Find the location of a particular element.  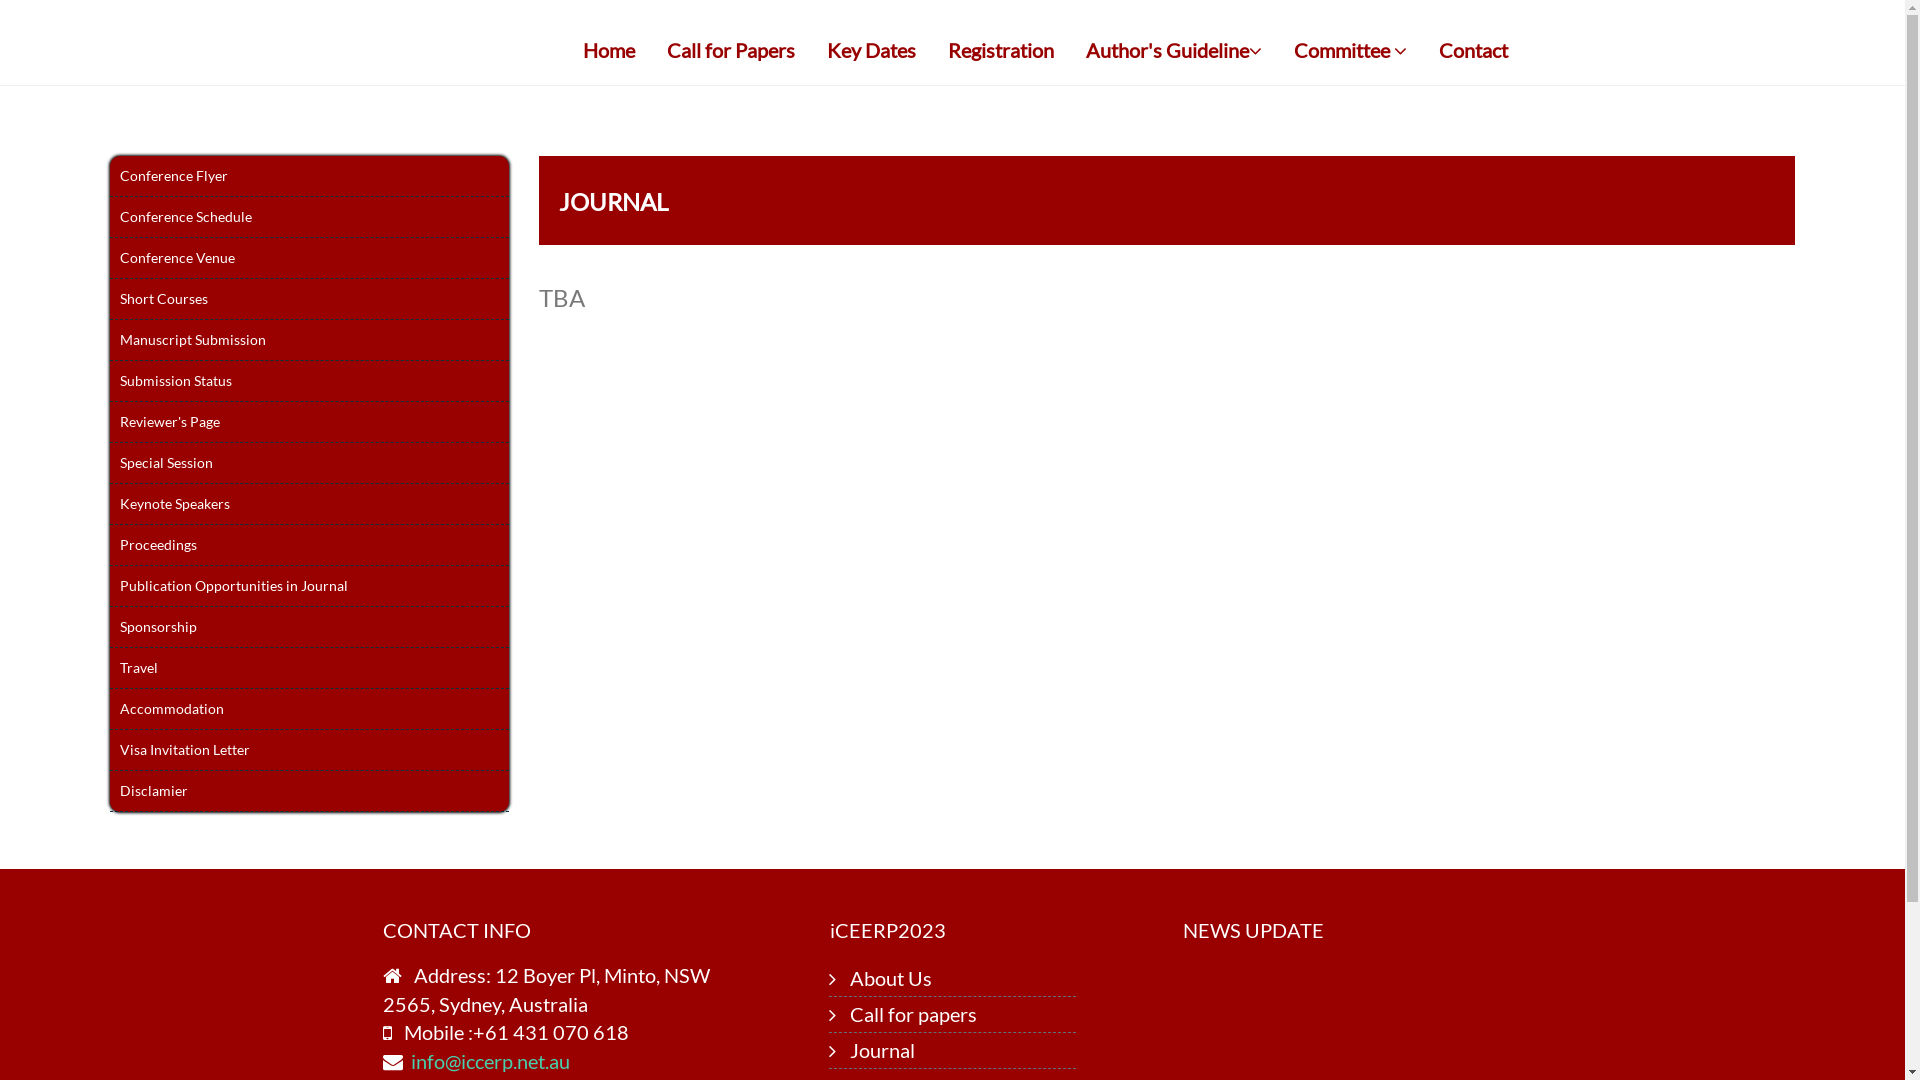

'Author's Guideline' is located at coordinates (1172, 49).